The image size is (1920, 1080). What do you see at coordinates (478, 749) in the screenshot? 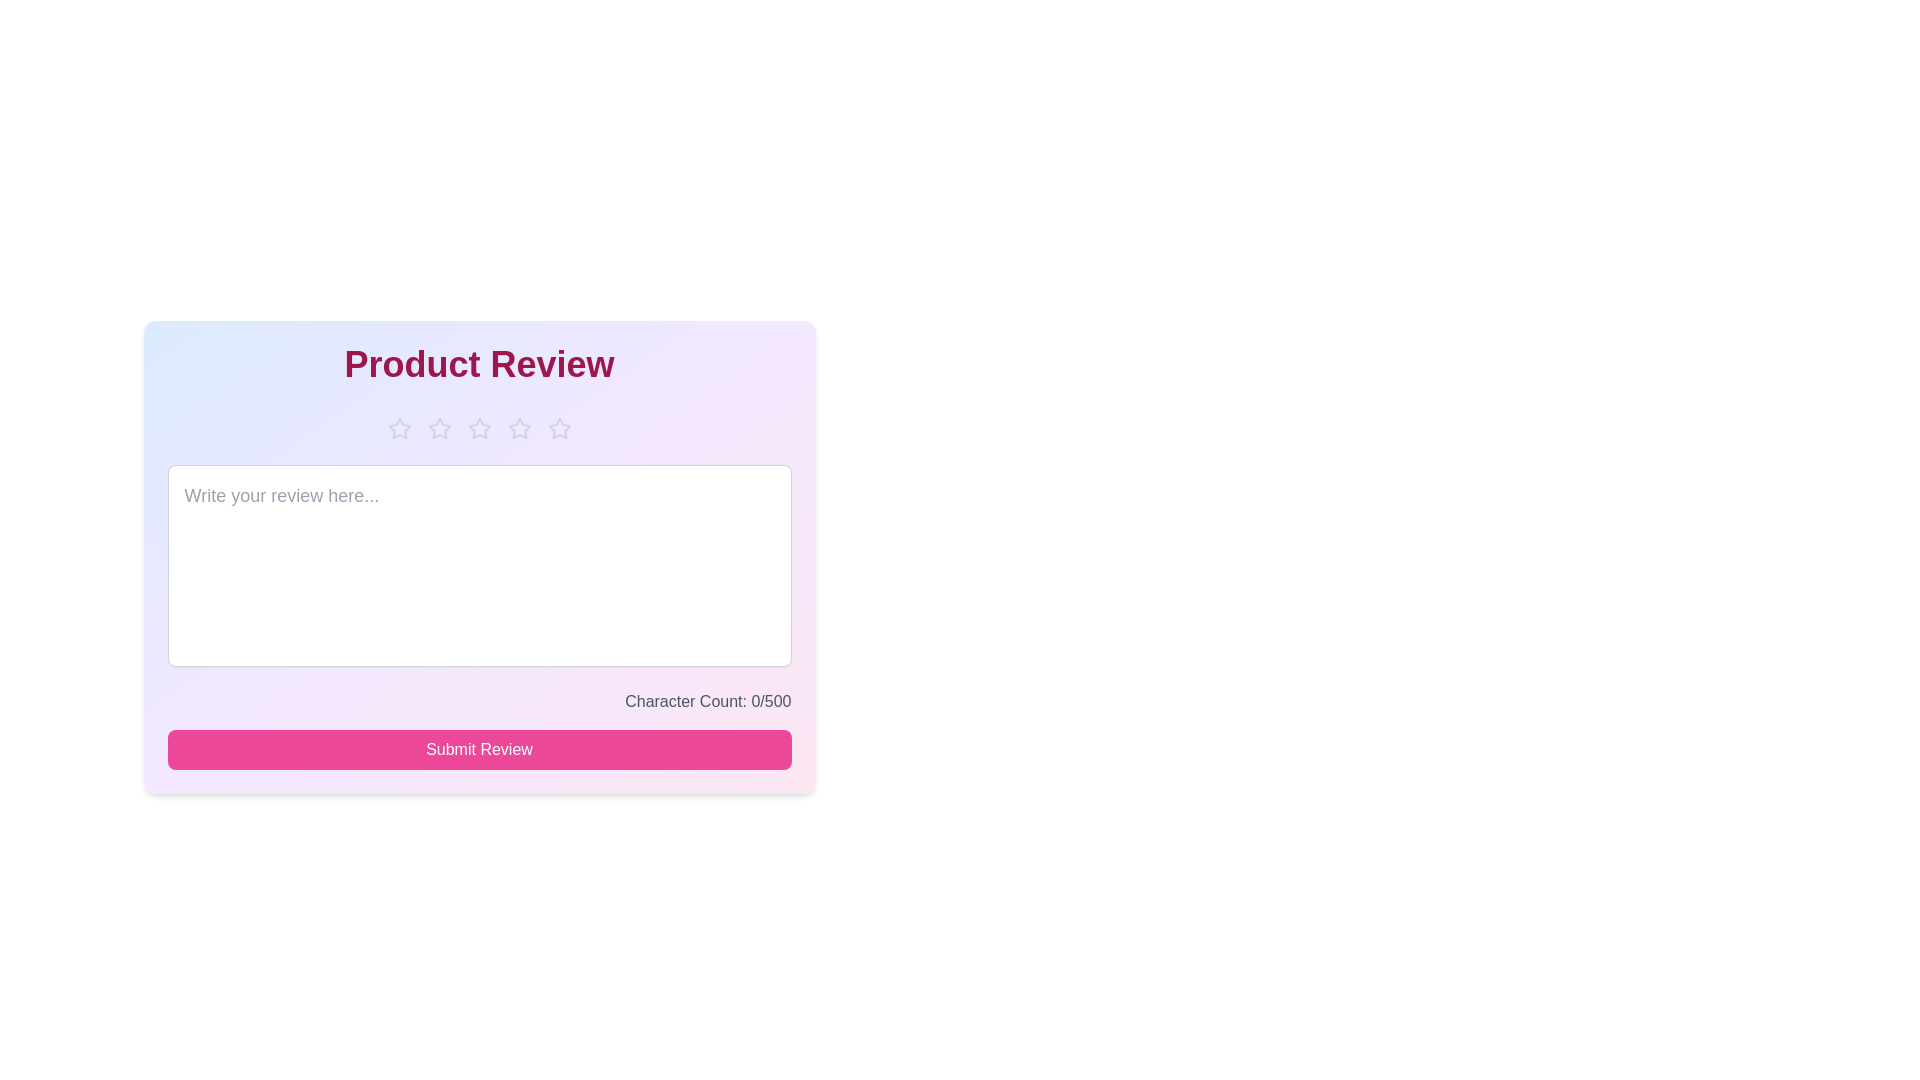
I see `the 'Submit Review' button to submit the review` at bounding box center [478, 749].